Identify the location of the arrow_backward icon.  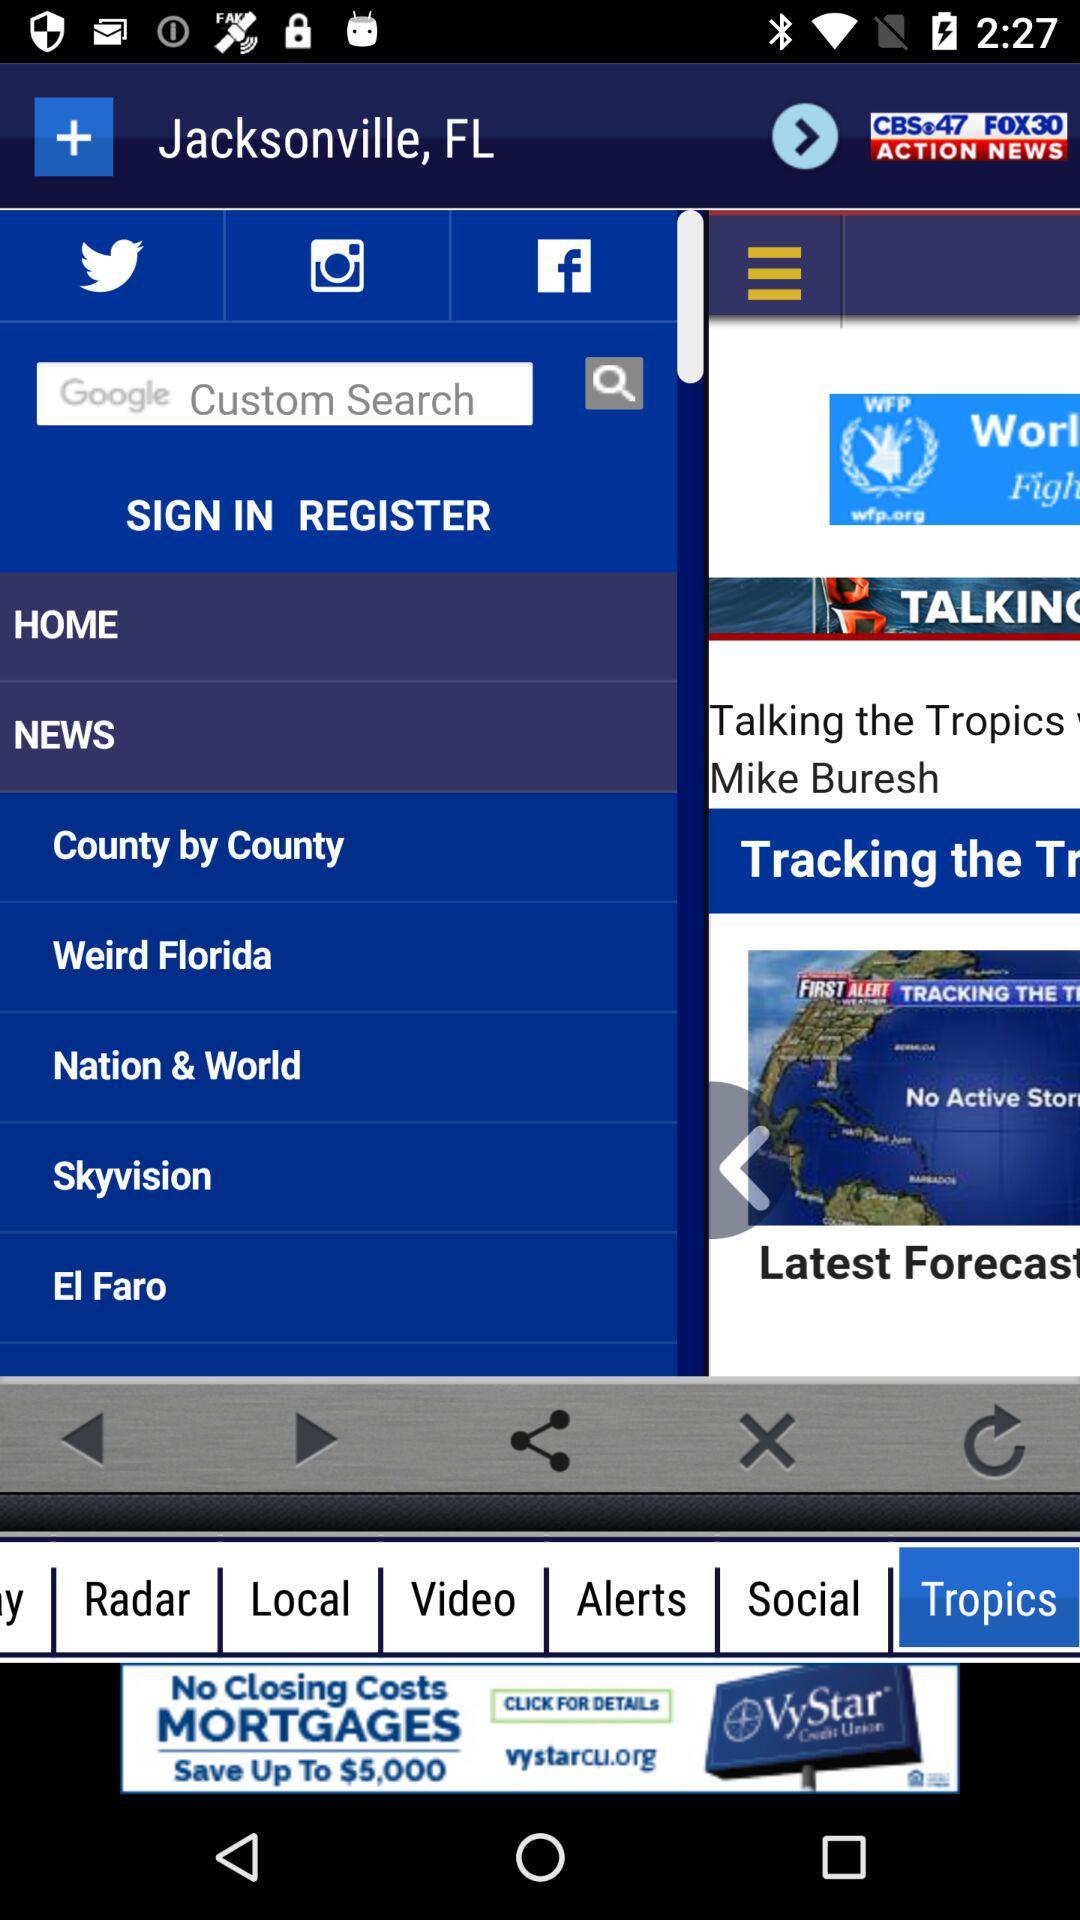
(84, 1440).